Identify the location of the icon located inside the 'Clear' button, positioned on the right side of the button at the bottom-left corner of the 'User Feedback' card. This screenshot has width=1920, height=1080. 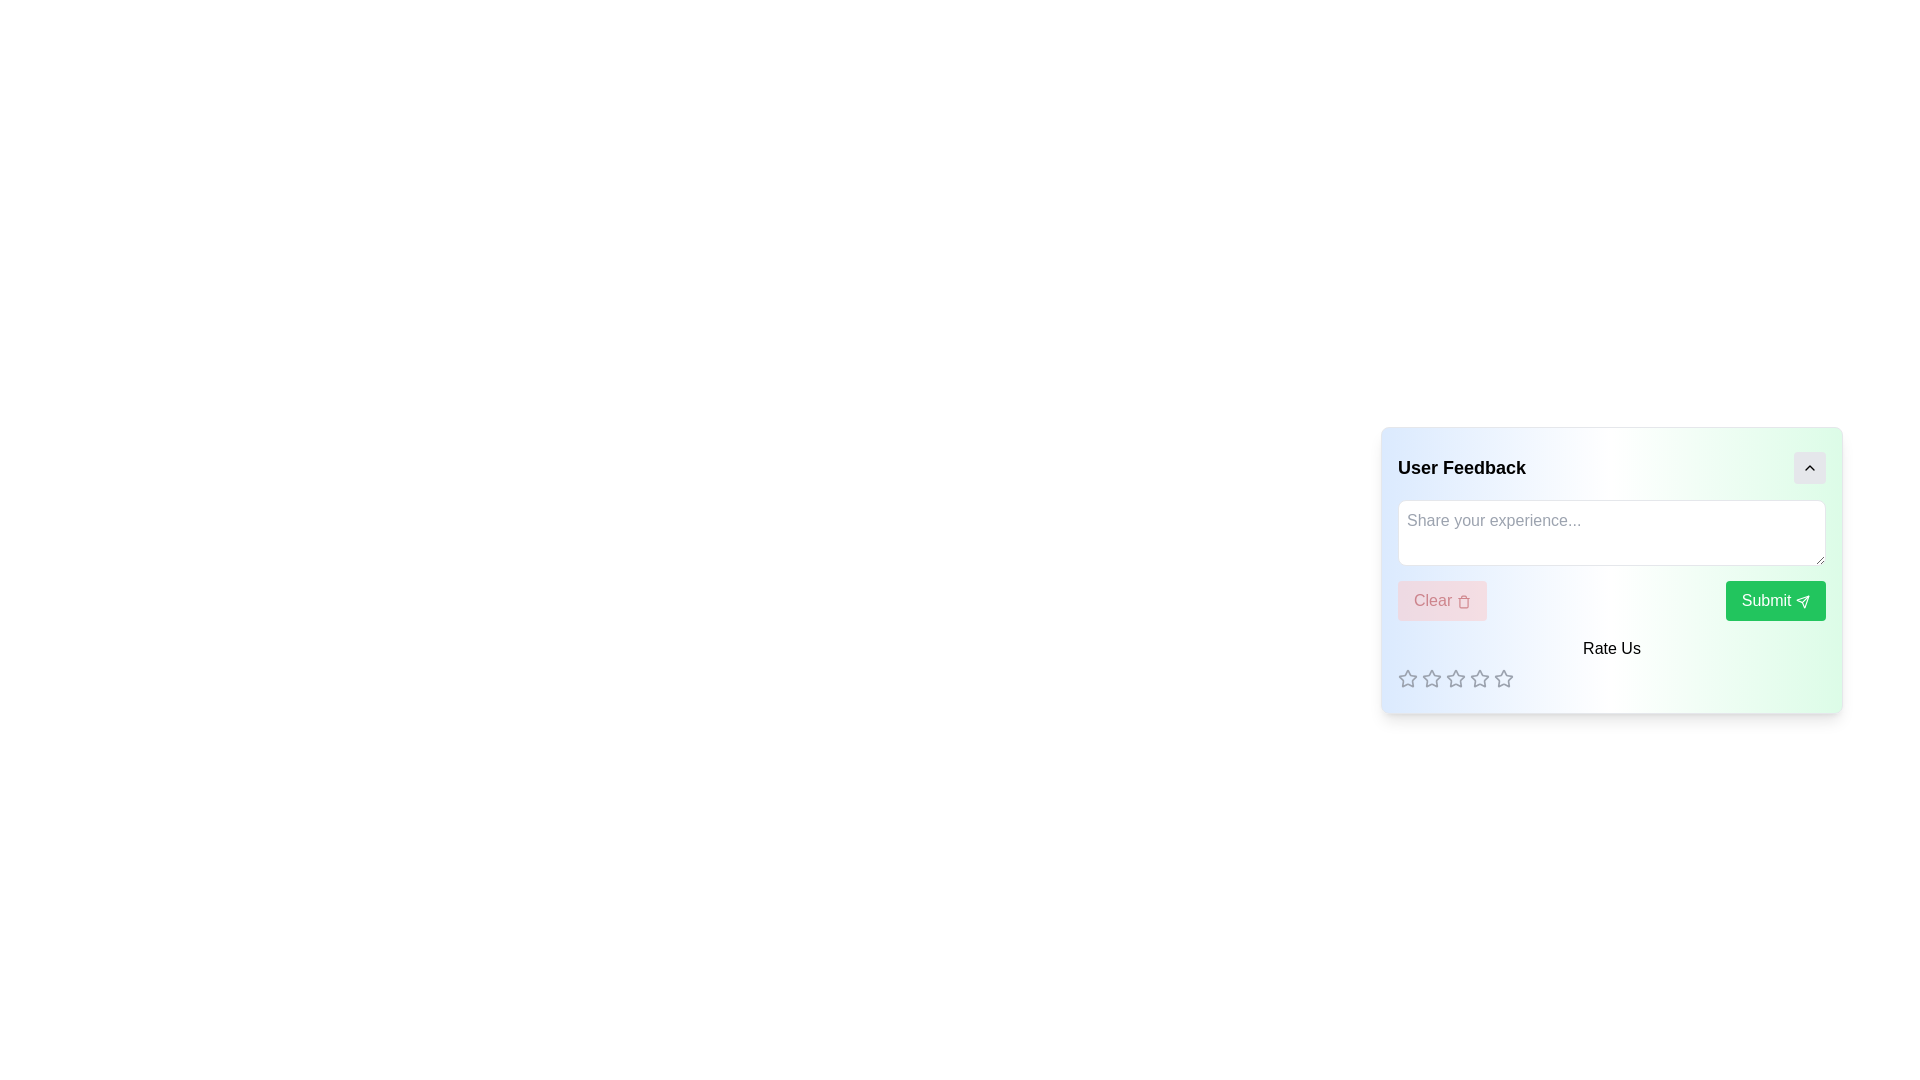
(1463, 600).